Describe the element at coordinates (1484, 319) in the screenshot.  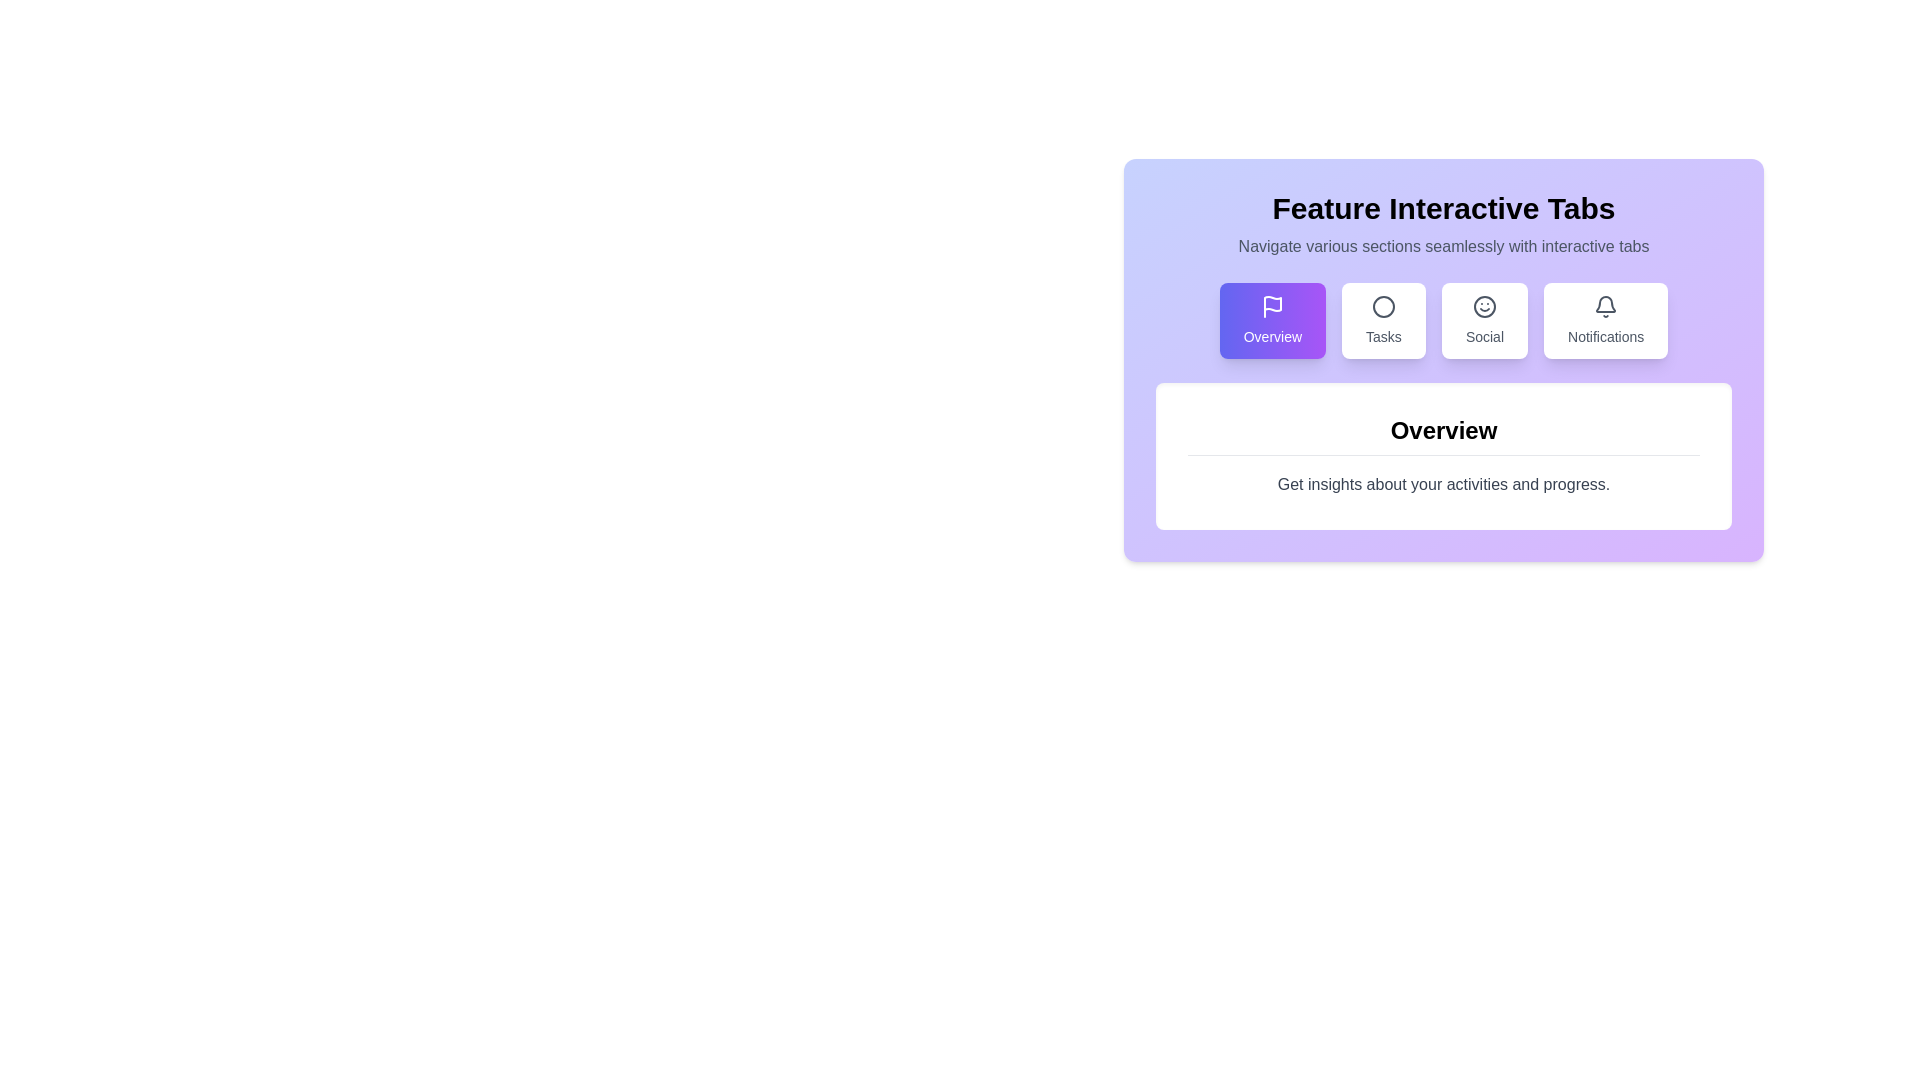
I see `the 'Social' button, which is the third button in a row of four` at that location.